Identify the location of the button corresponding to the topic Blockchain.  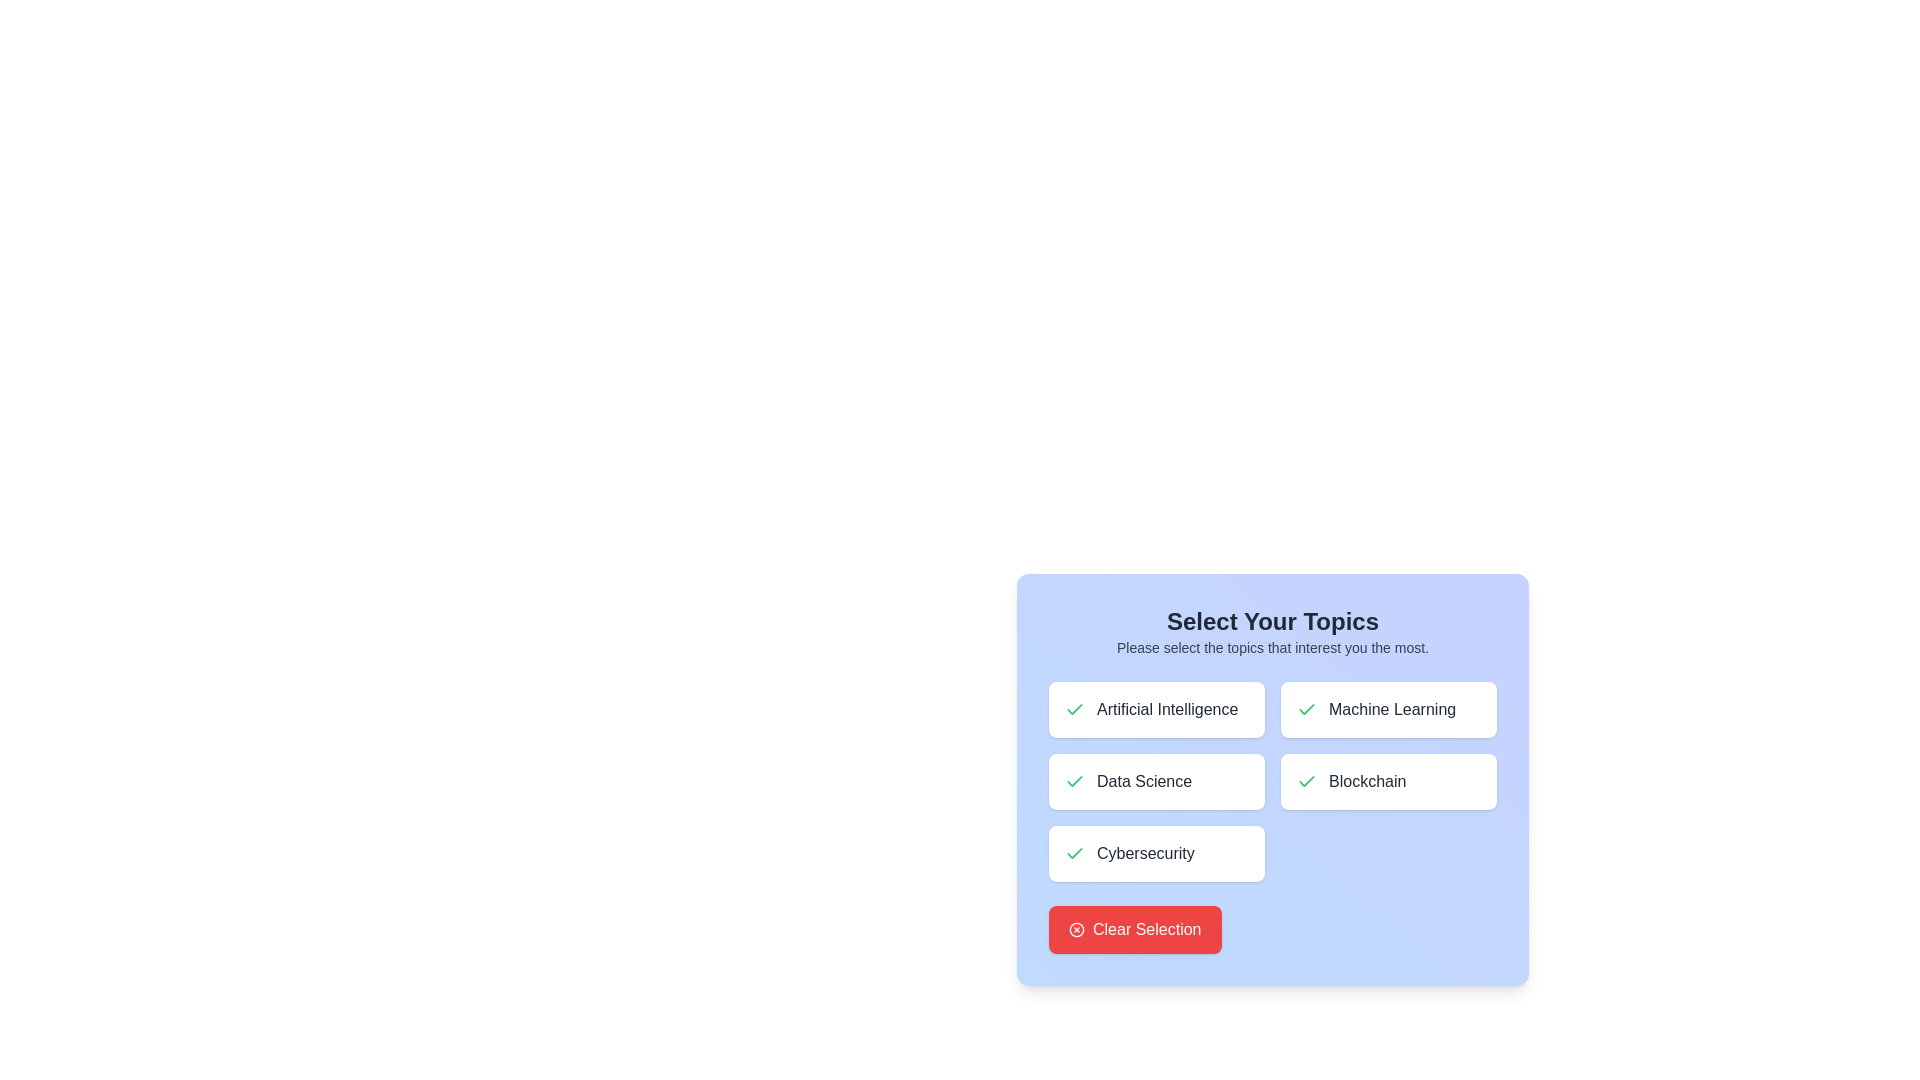
(1387, 781).